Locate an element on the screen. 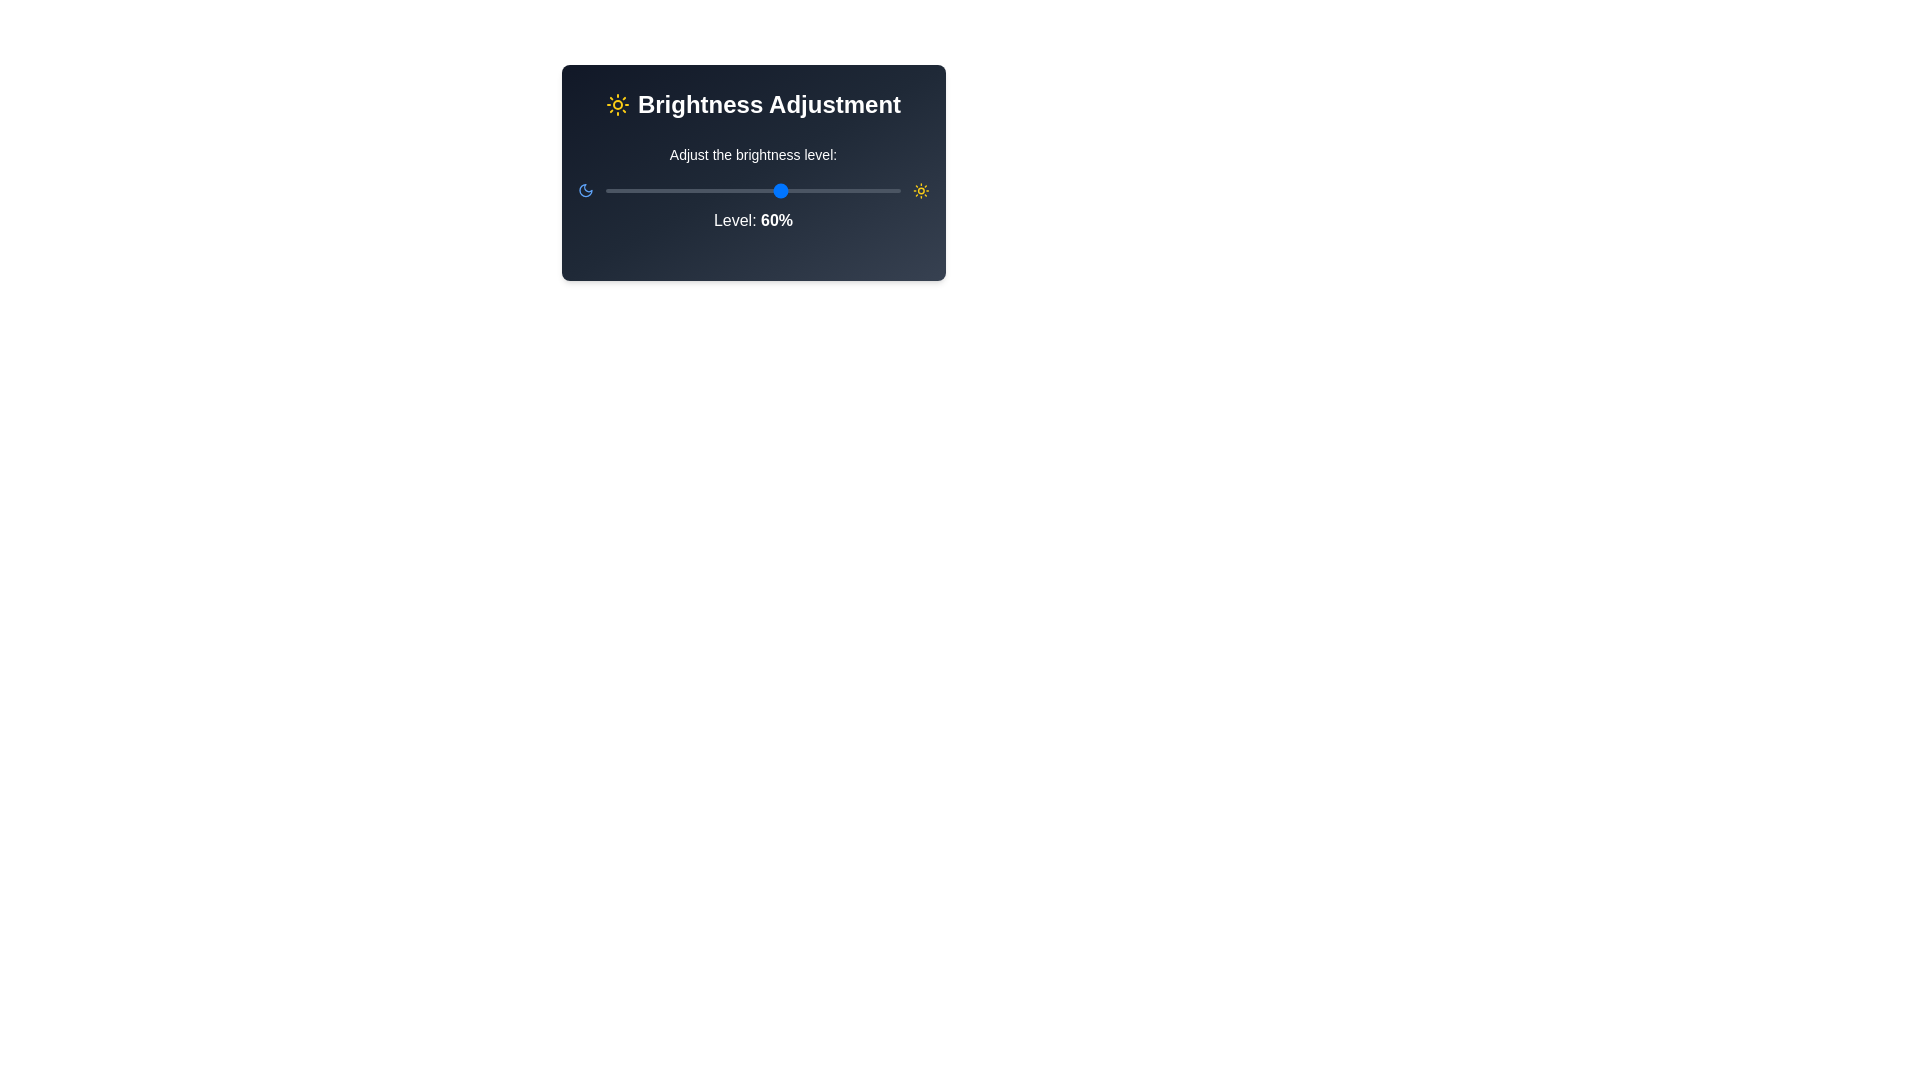 Image resolution: width=1920 pixels, height=1080 pixels. the brightness level is located at coordinates (781, 191).